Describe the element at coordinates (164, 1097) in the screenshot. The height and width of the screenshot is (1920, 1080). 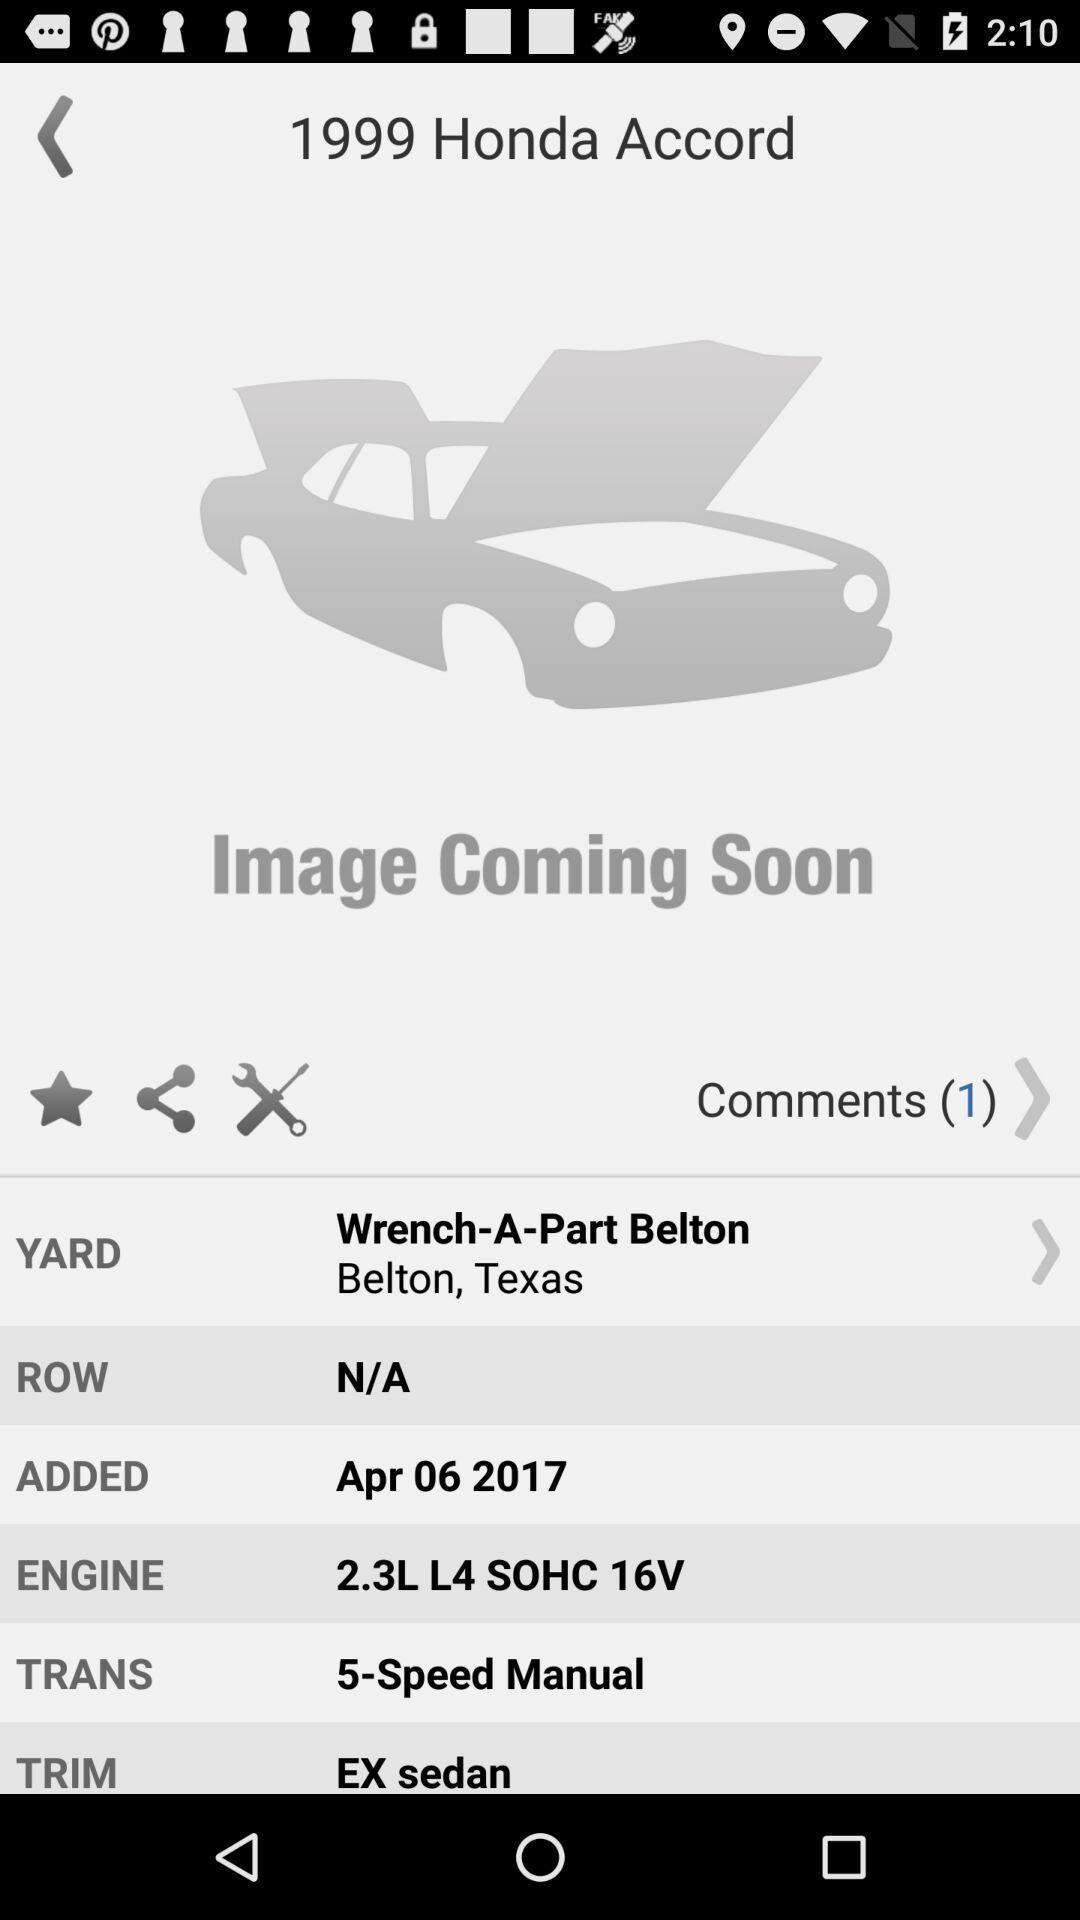
I see `share product on social media` at that location.